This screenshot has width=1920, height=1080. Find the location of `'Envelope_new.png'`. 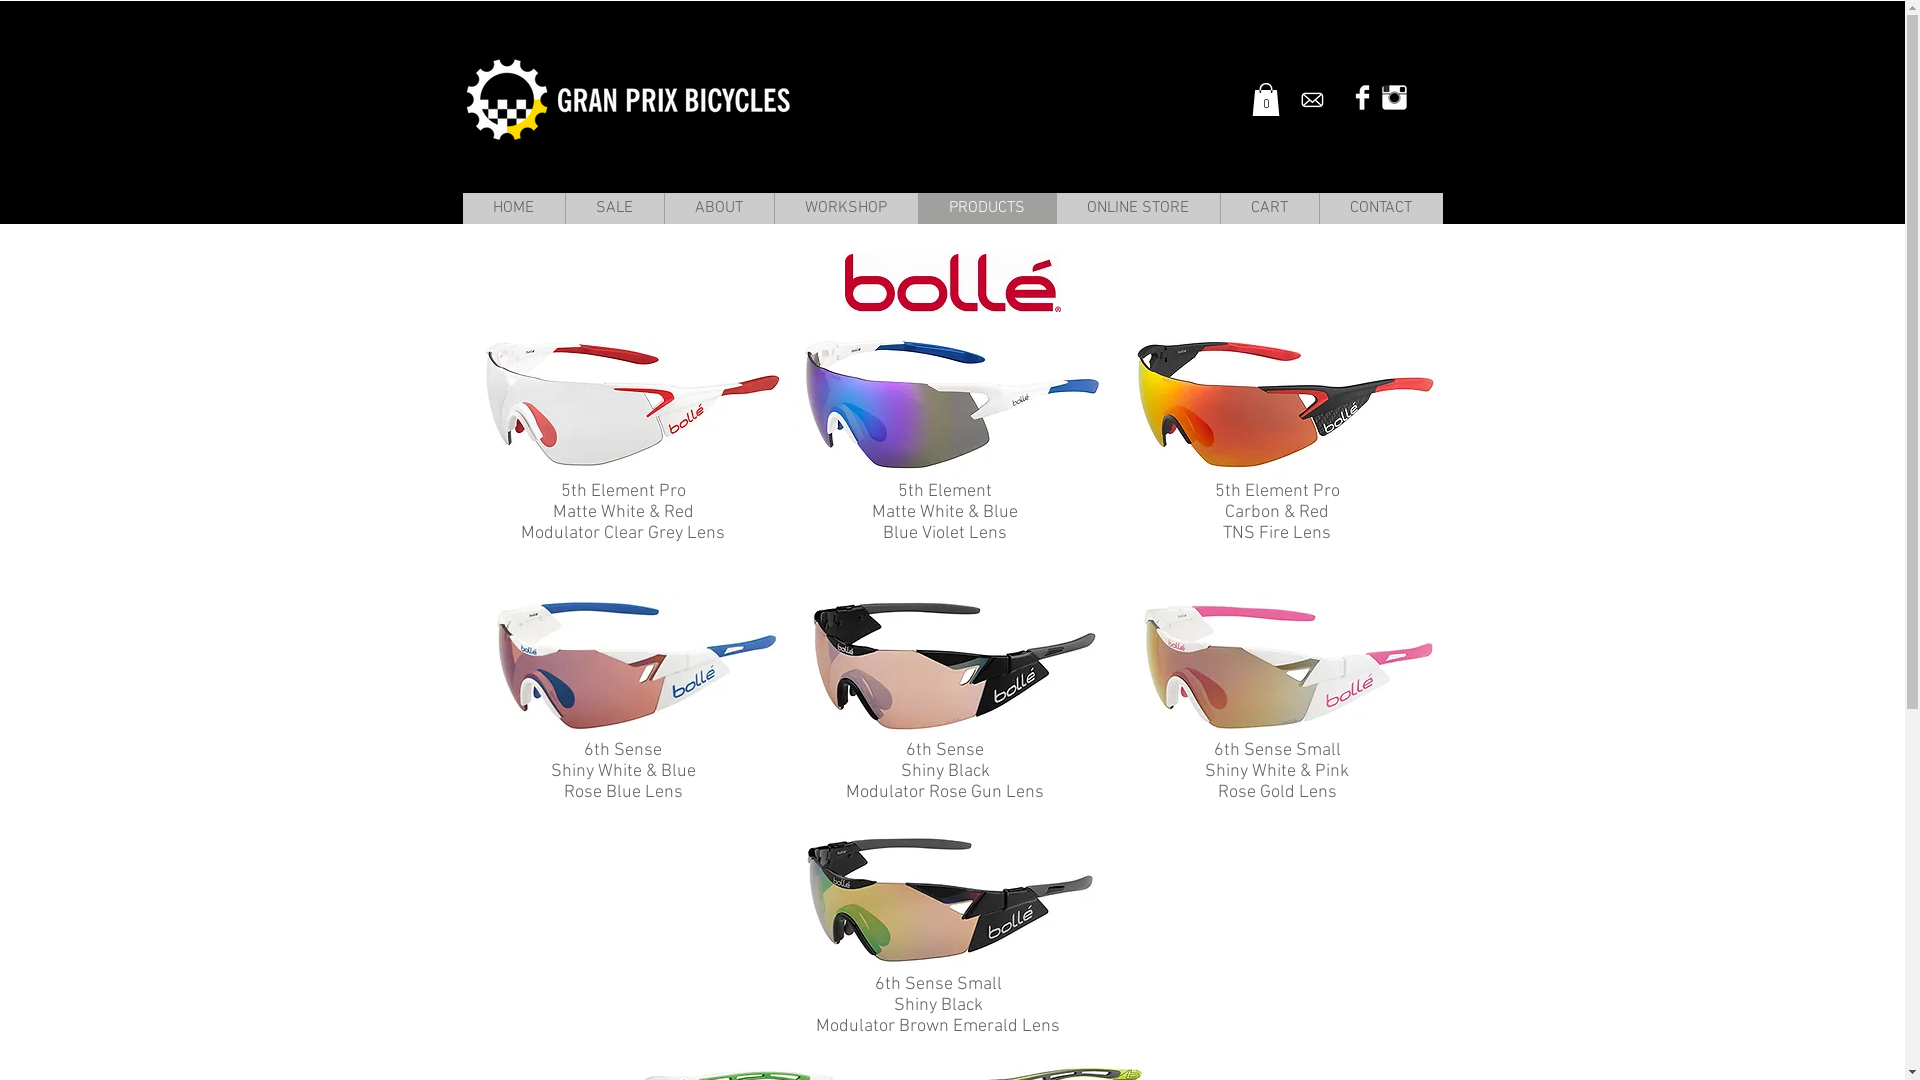

'Envelope_new.png' is located at coordinates (1312, 100).